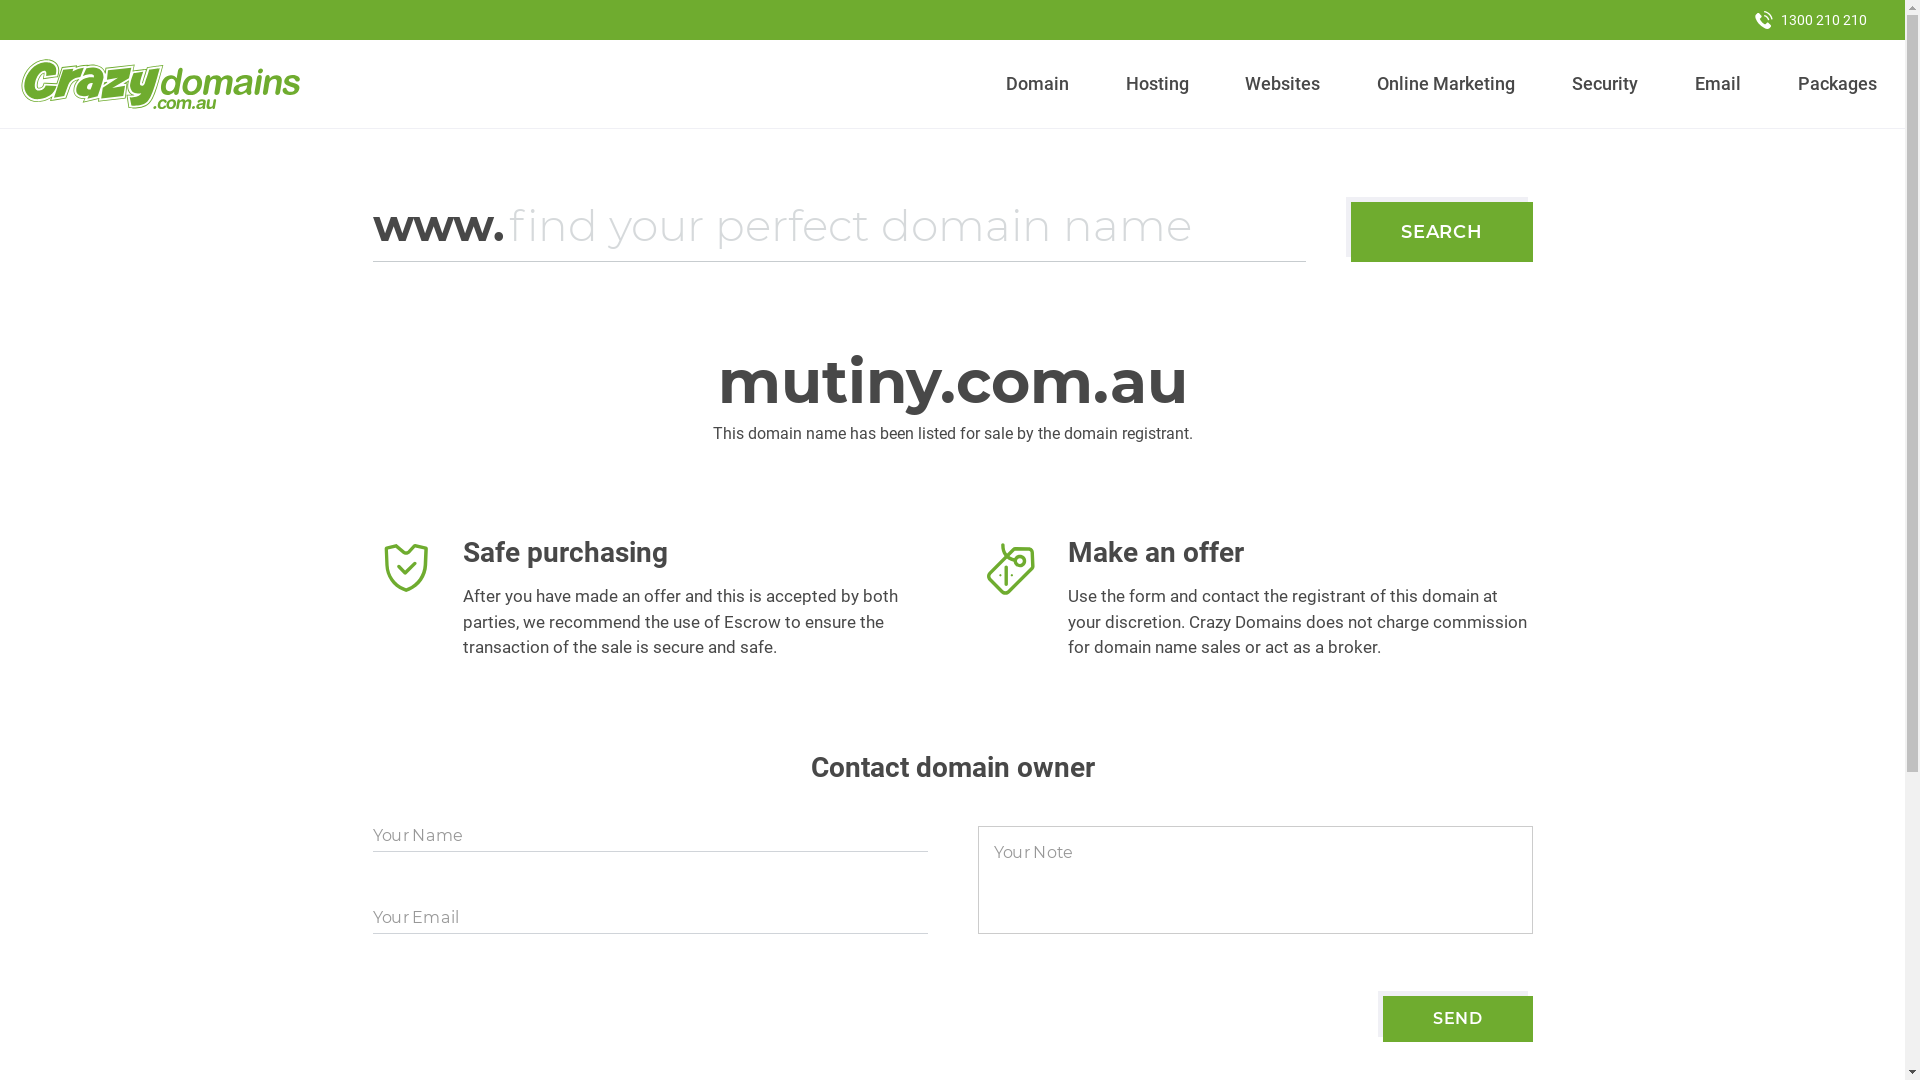  I want to click on 'Online Marketing', so click(1367, 83).